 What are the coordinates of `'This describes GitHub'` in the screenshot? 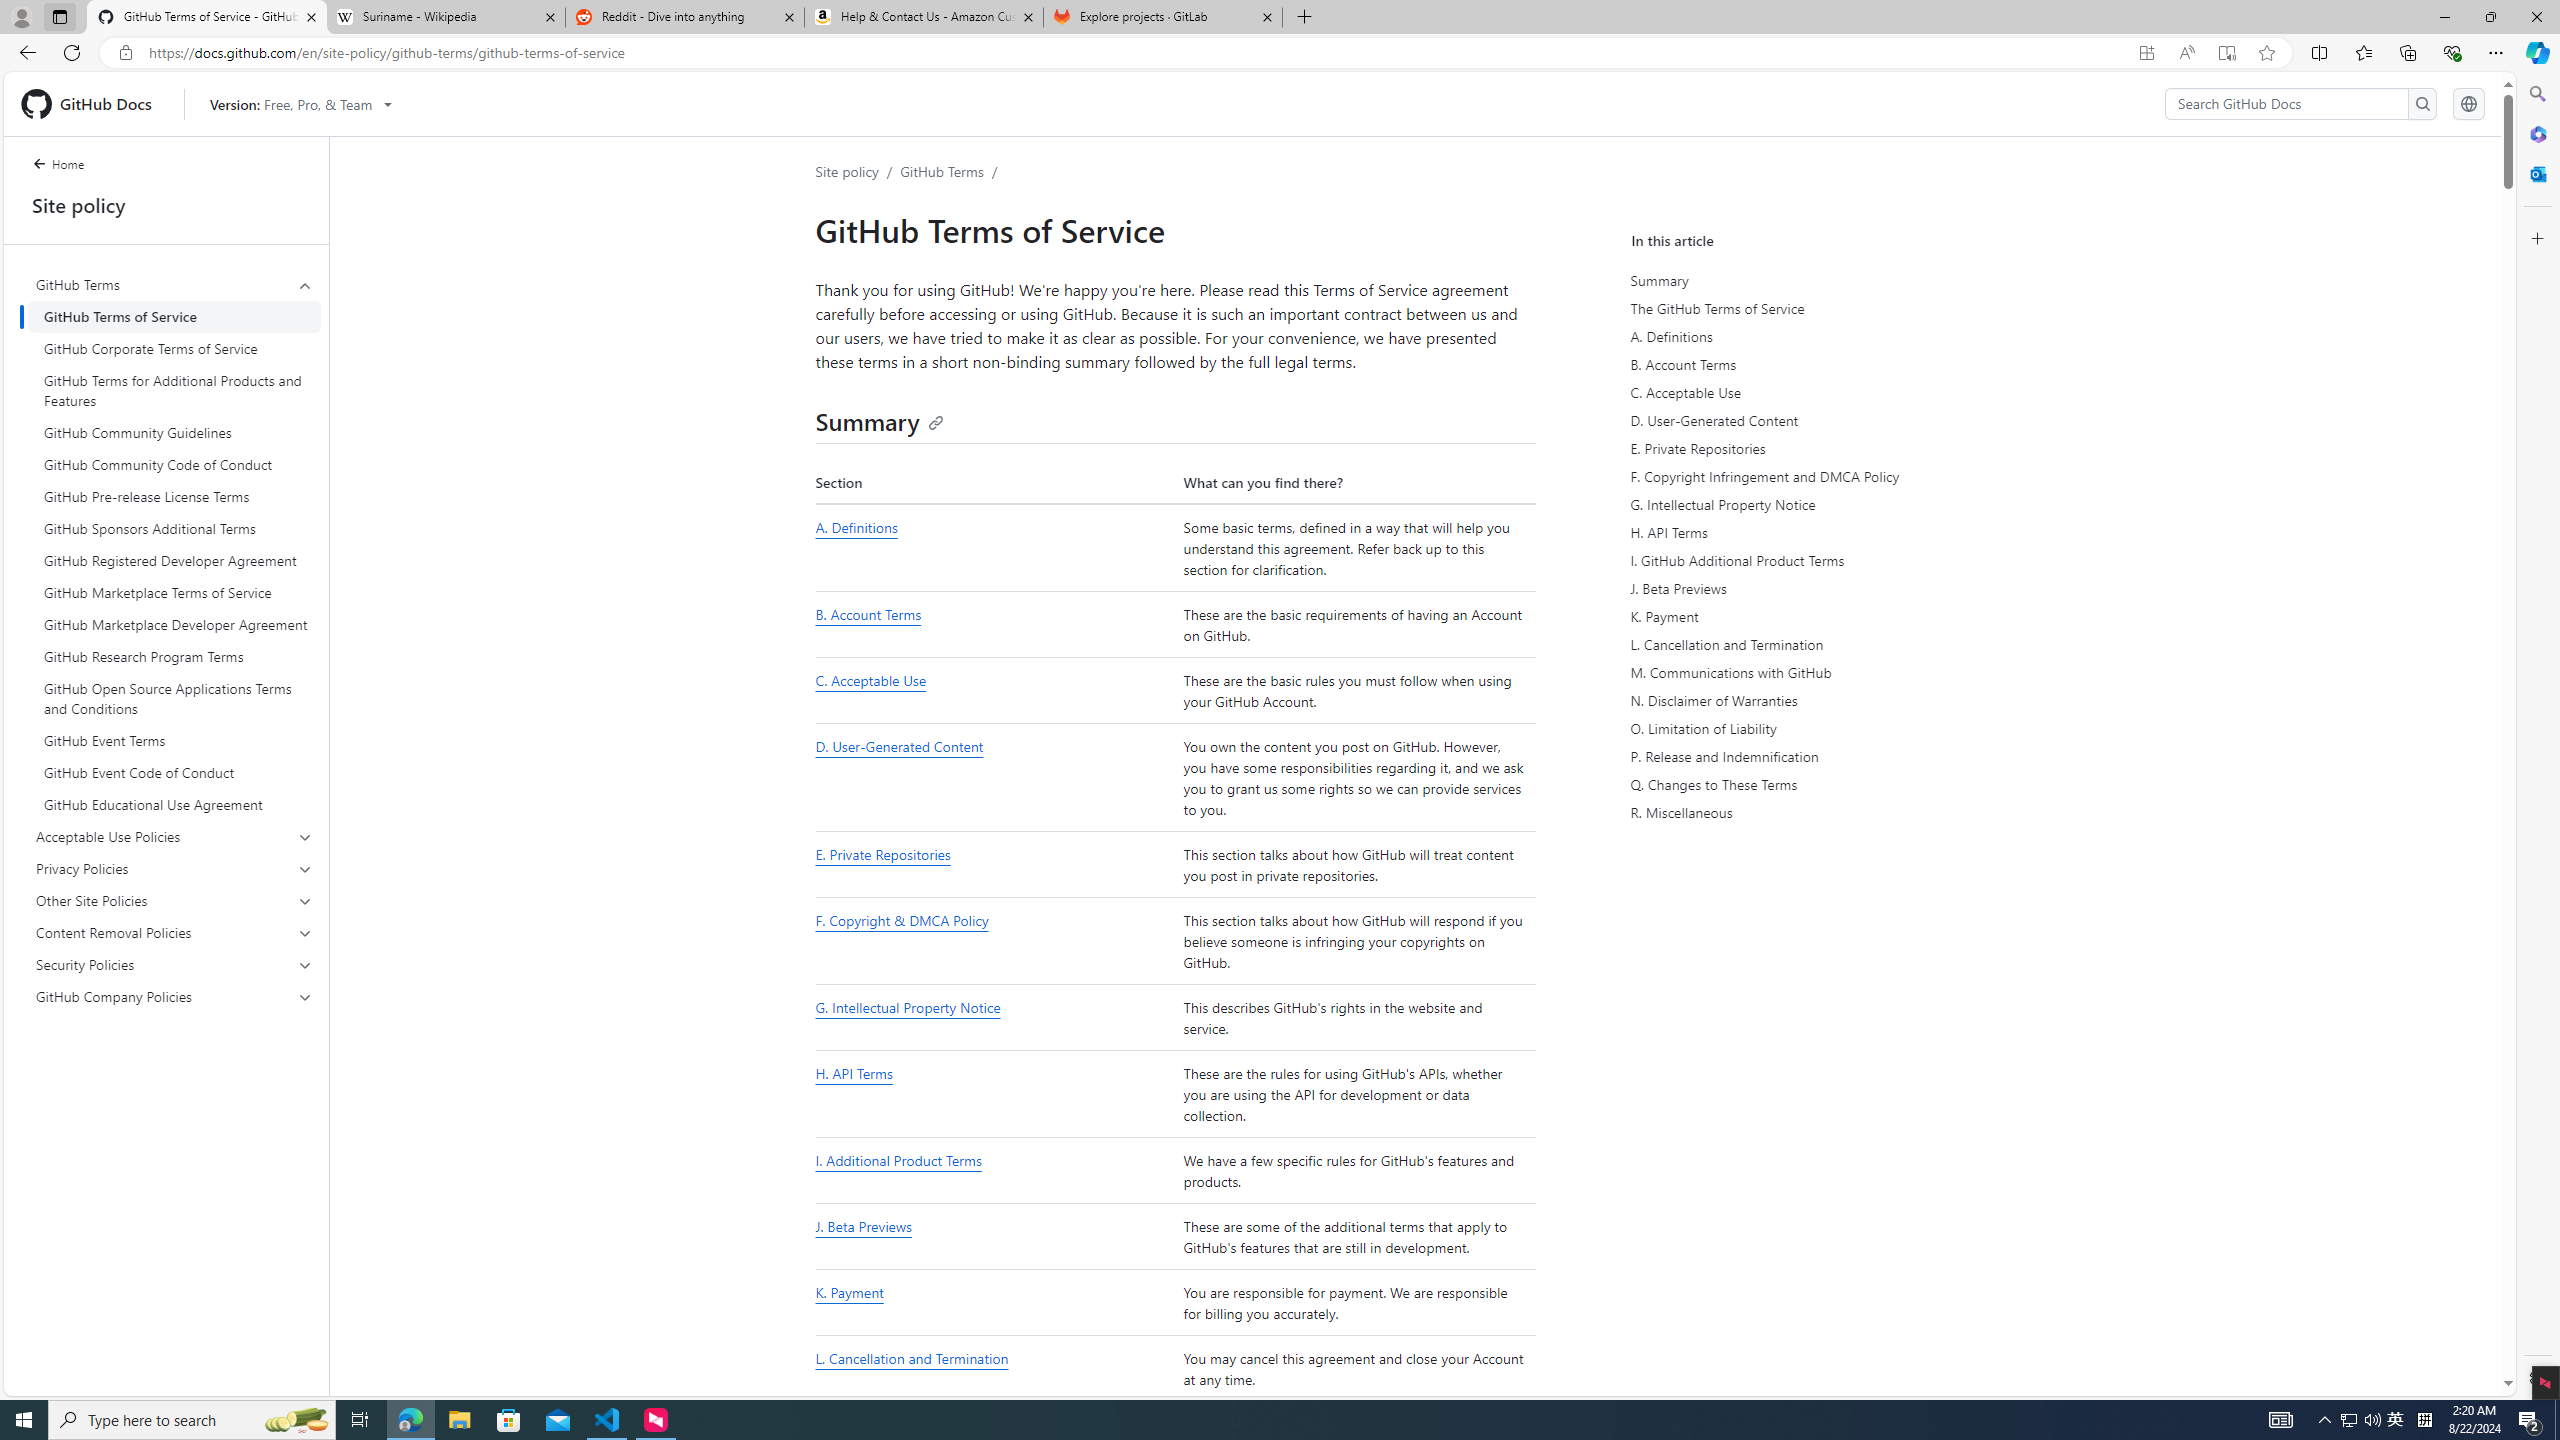 It's located at (1354, 1018).